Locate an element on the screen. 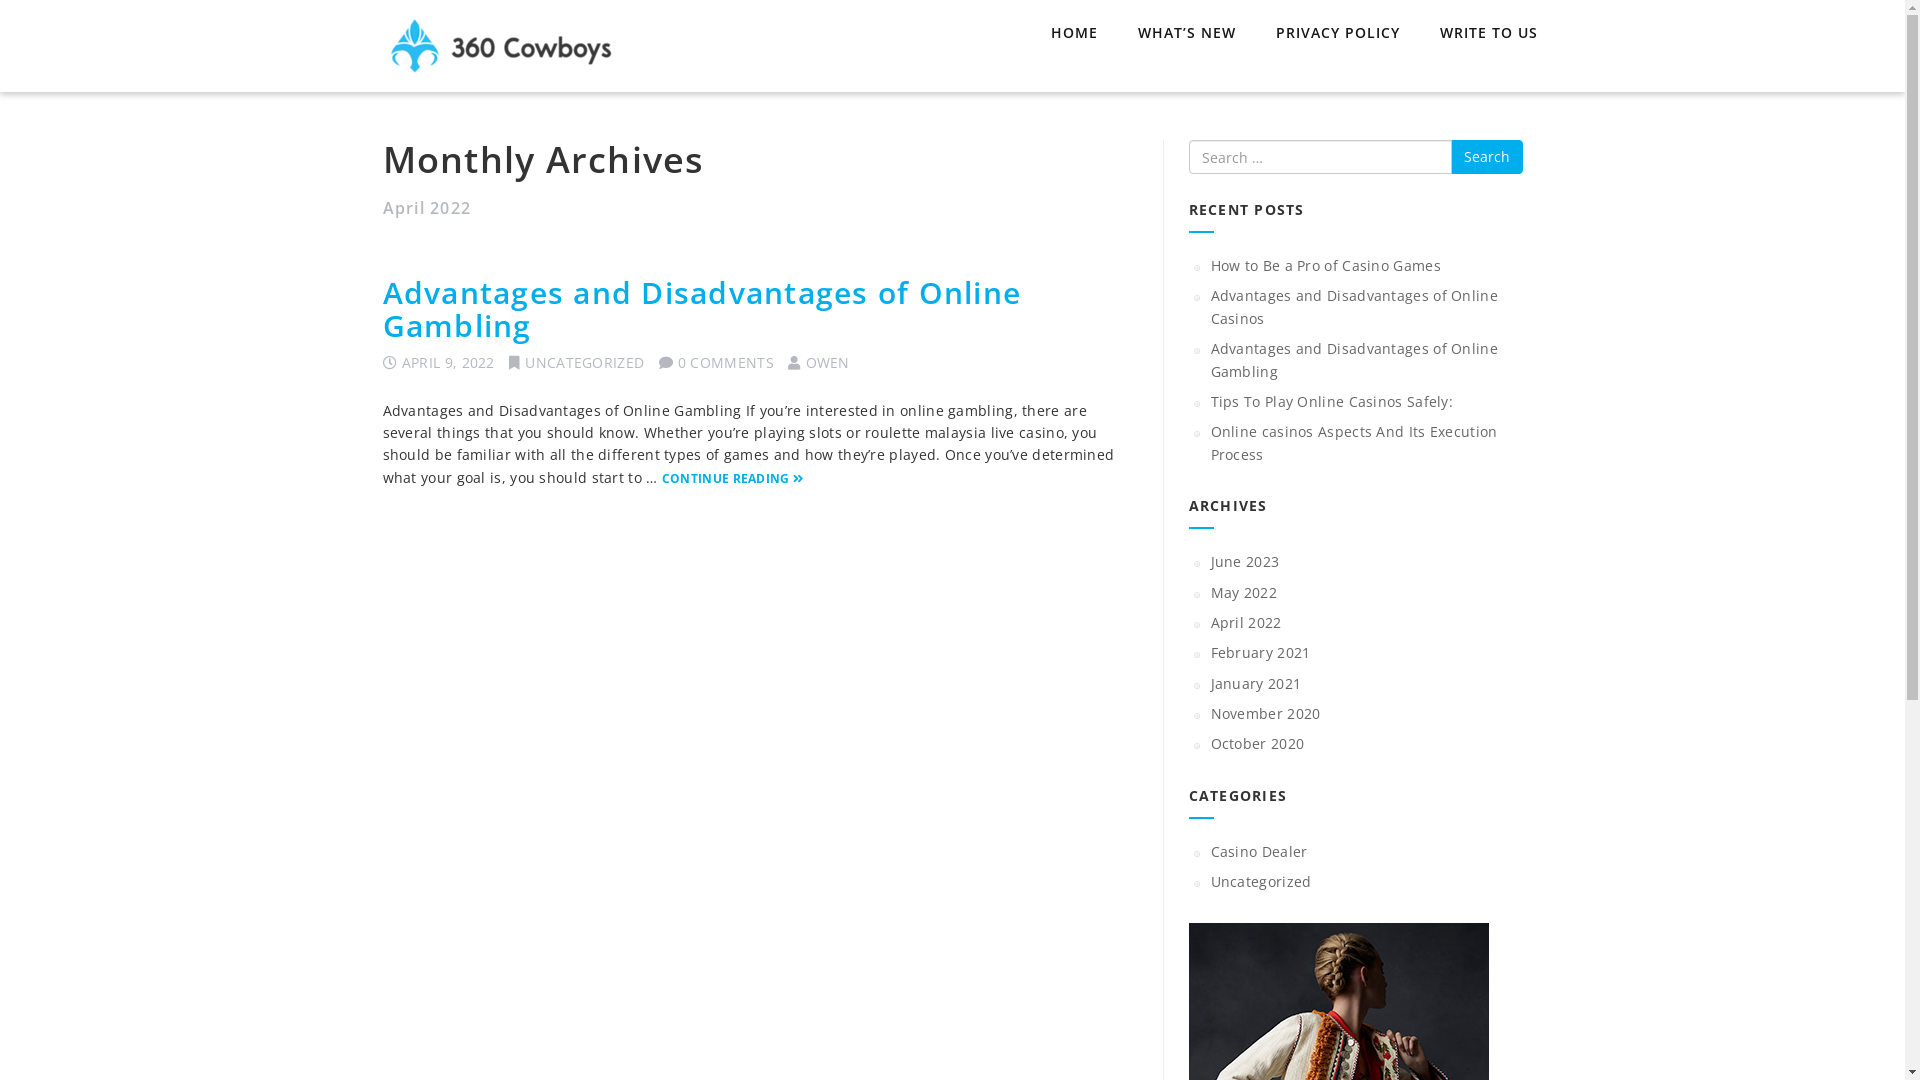 The image size is (1920, 1080). 'February 2021' is located at coordinates (1258, 652).